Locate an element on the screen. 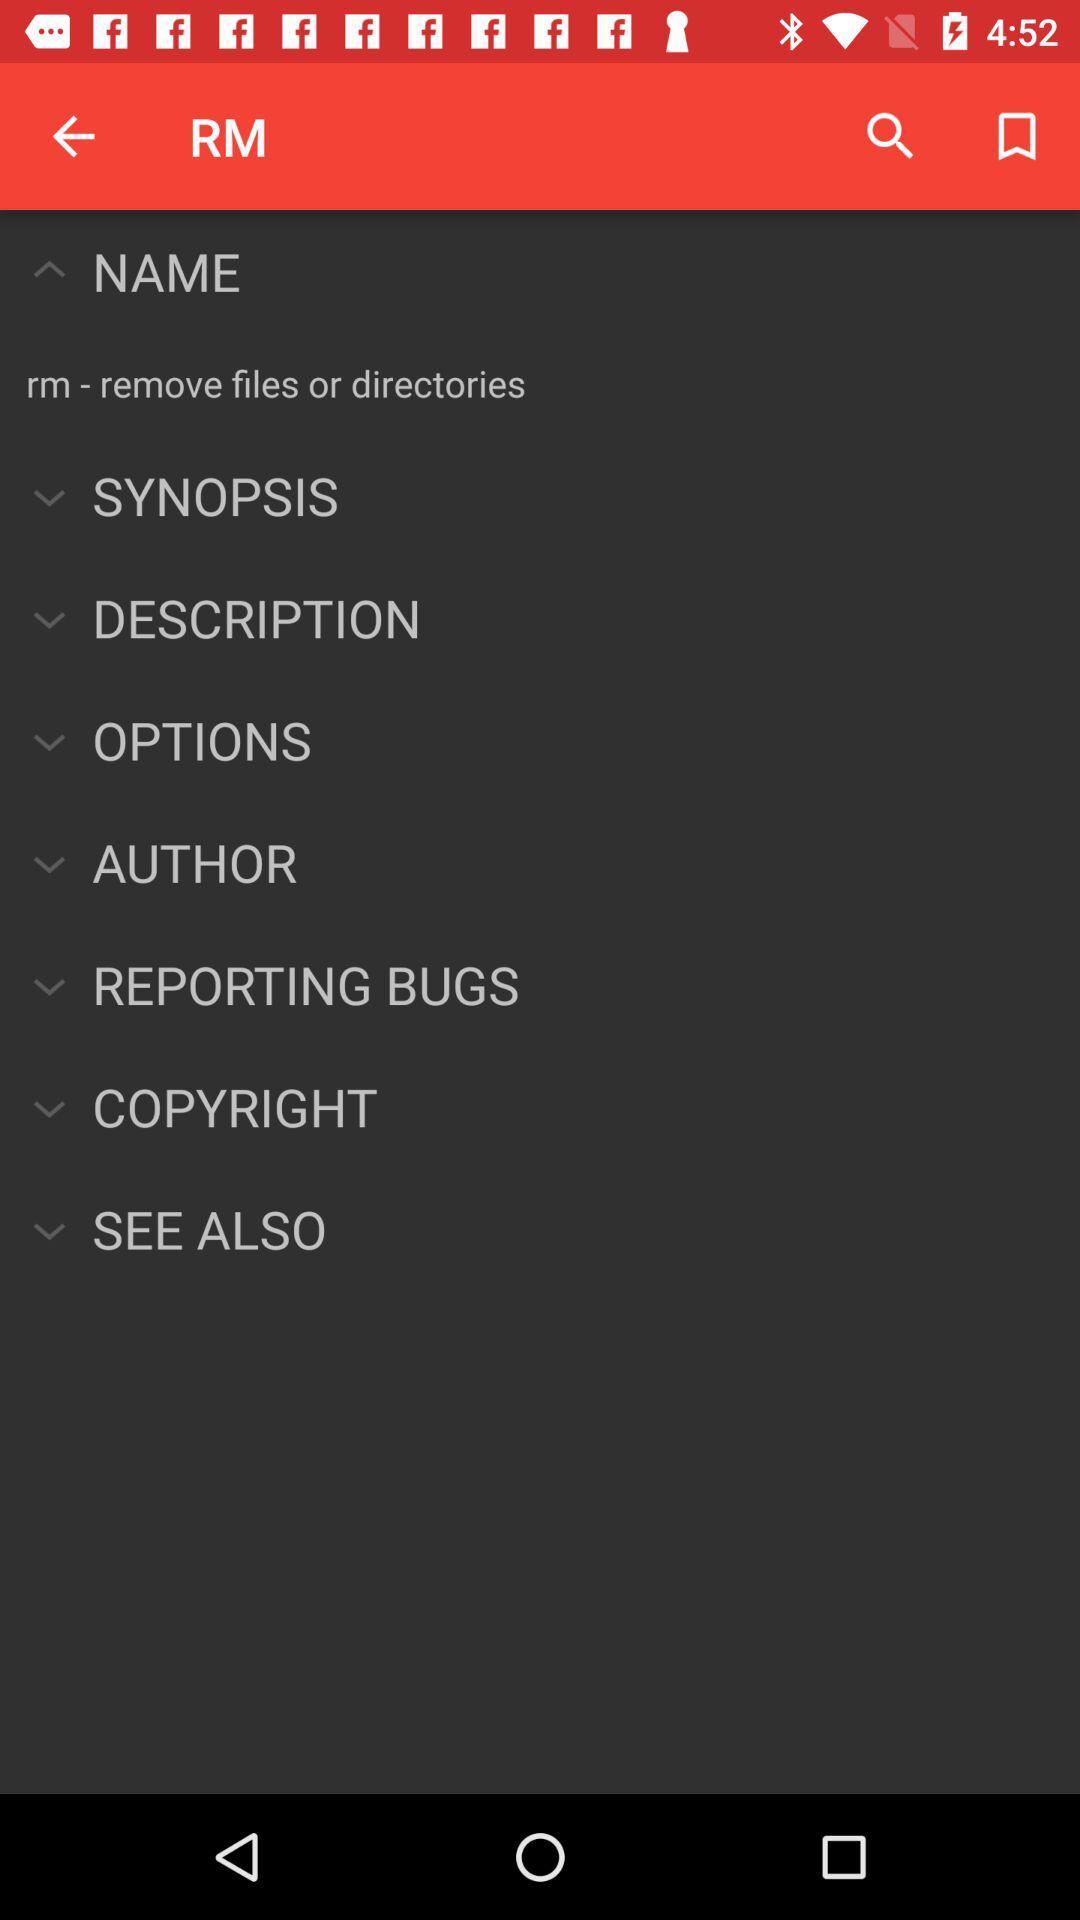  item next to the rm item is located at coordinates (72, 135).